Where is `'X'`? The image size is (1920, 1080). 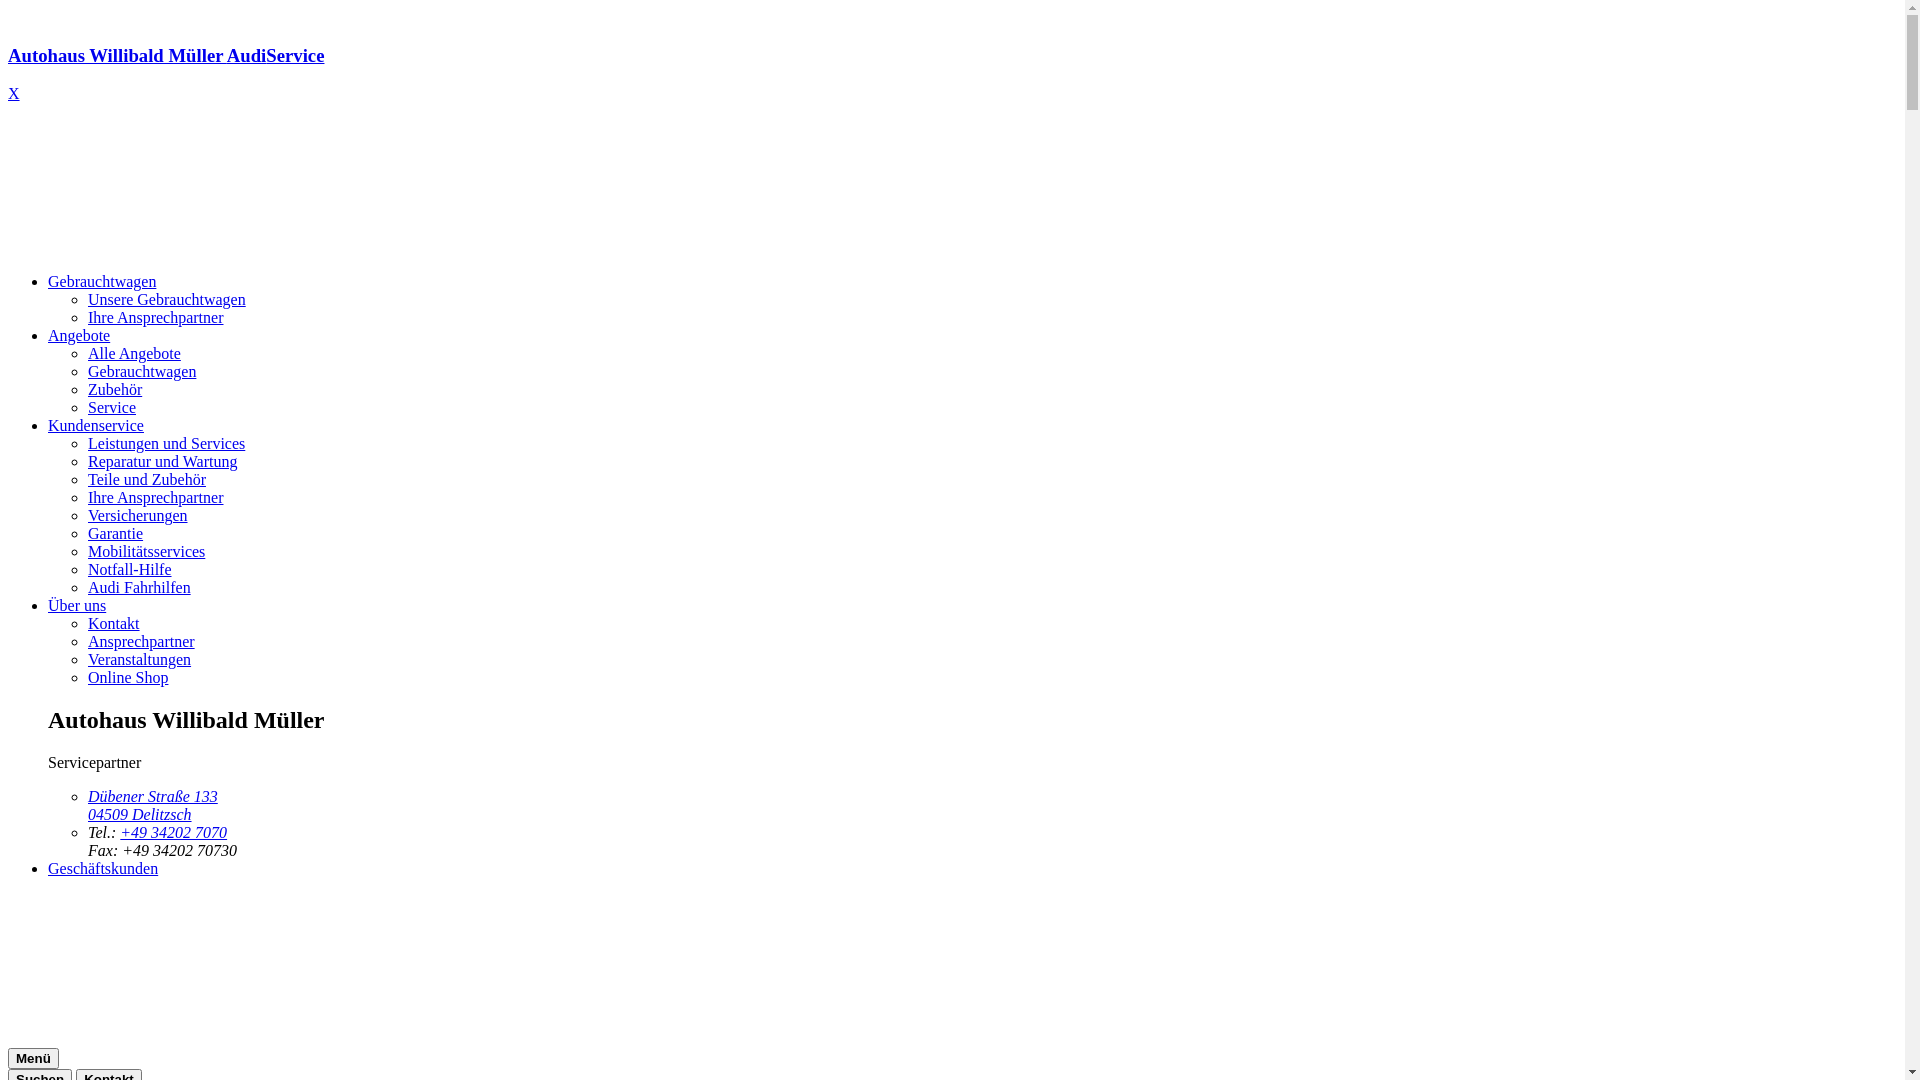
'X' is located at coordinates (14, 93).